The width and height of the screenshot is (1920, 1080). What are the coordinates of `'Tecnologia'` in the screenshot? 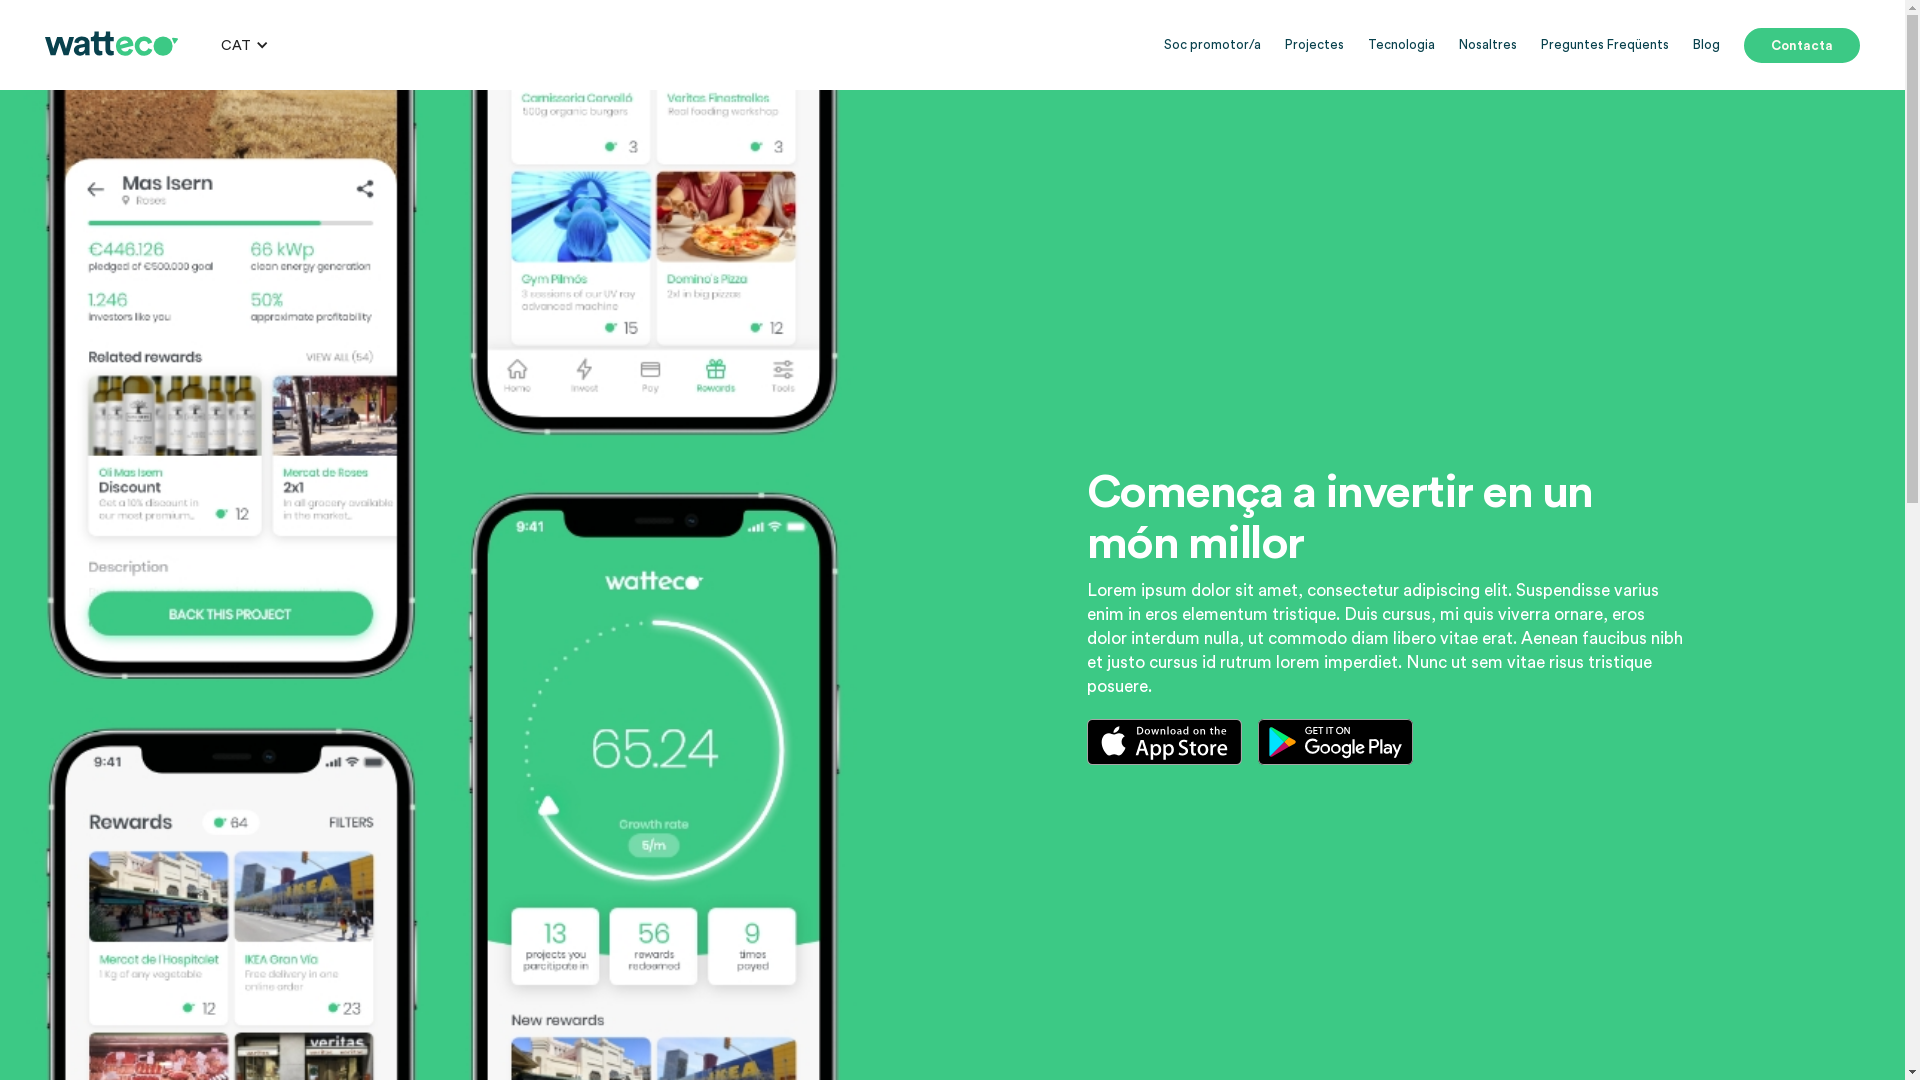 It's located at (1400, 45).